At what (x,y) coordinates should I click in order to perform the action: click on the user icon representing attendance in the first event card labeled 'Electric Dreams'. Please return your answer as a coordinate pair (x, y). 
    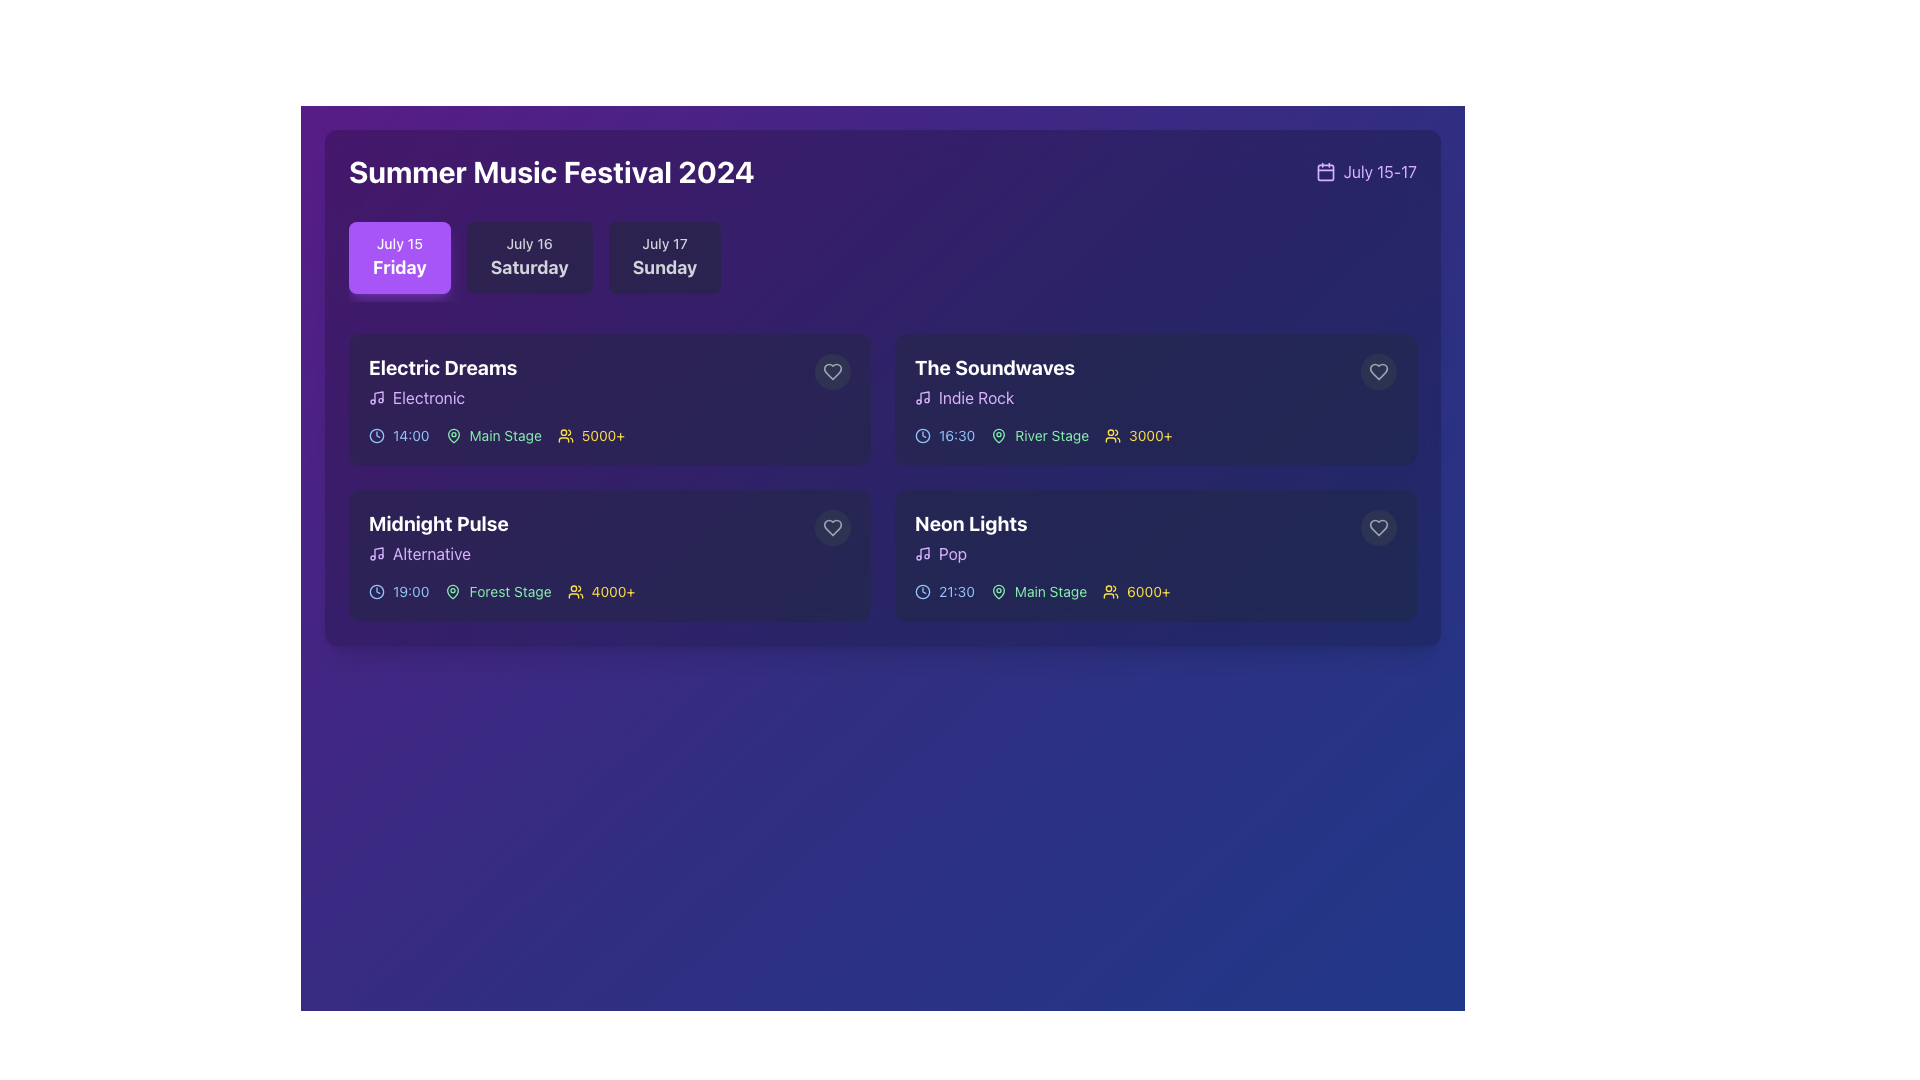
    Looking at the image, I should click on (564, 434).